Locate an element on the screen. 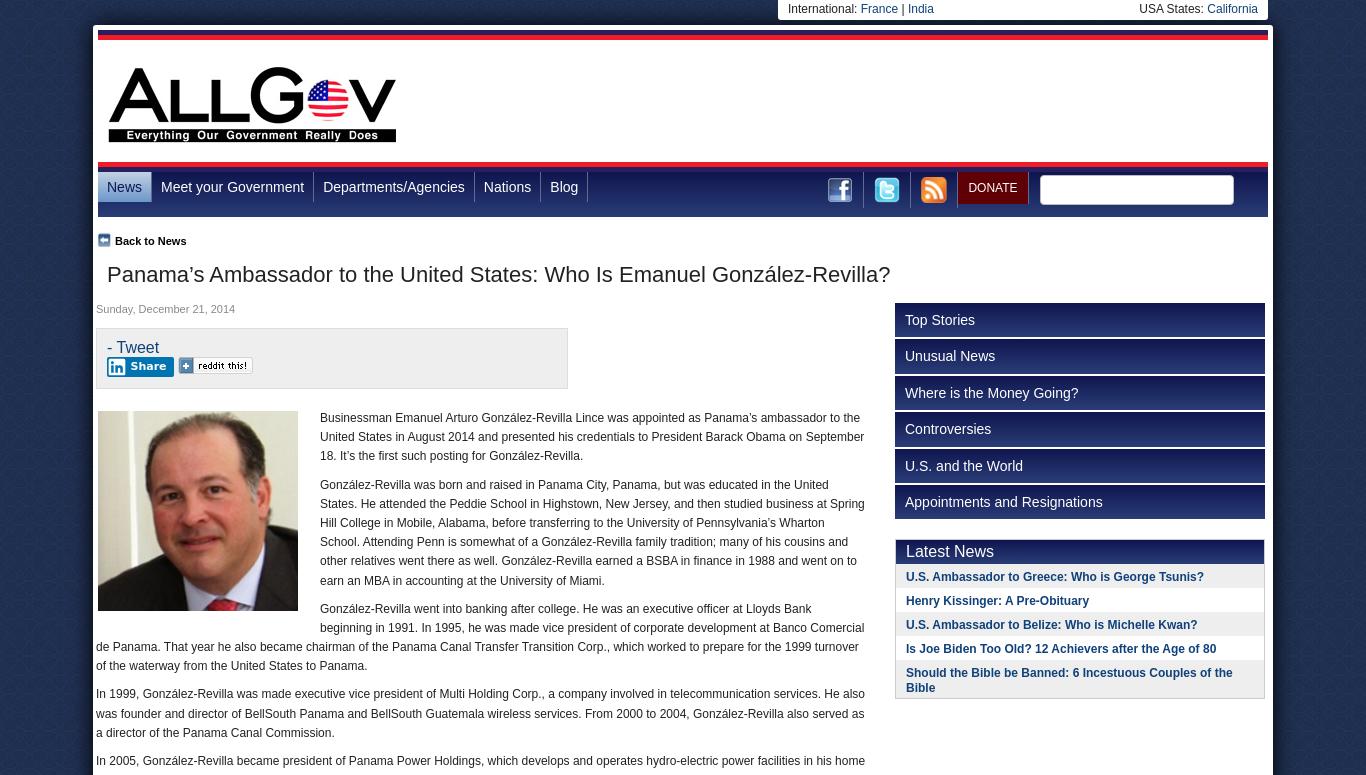 This screenshot has height=775, width=1366. 'Panama’s Ambassador to the United States: Who Is Emanuel González-Revilla?' is located at coordinates (498, 274).